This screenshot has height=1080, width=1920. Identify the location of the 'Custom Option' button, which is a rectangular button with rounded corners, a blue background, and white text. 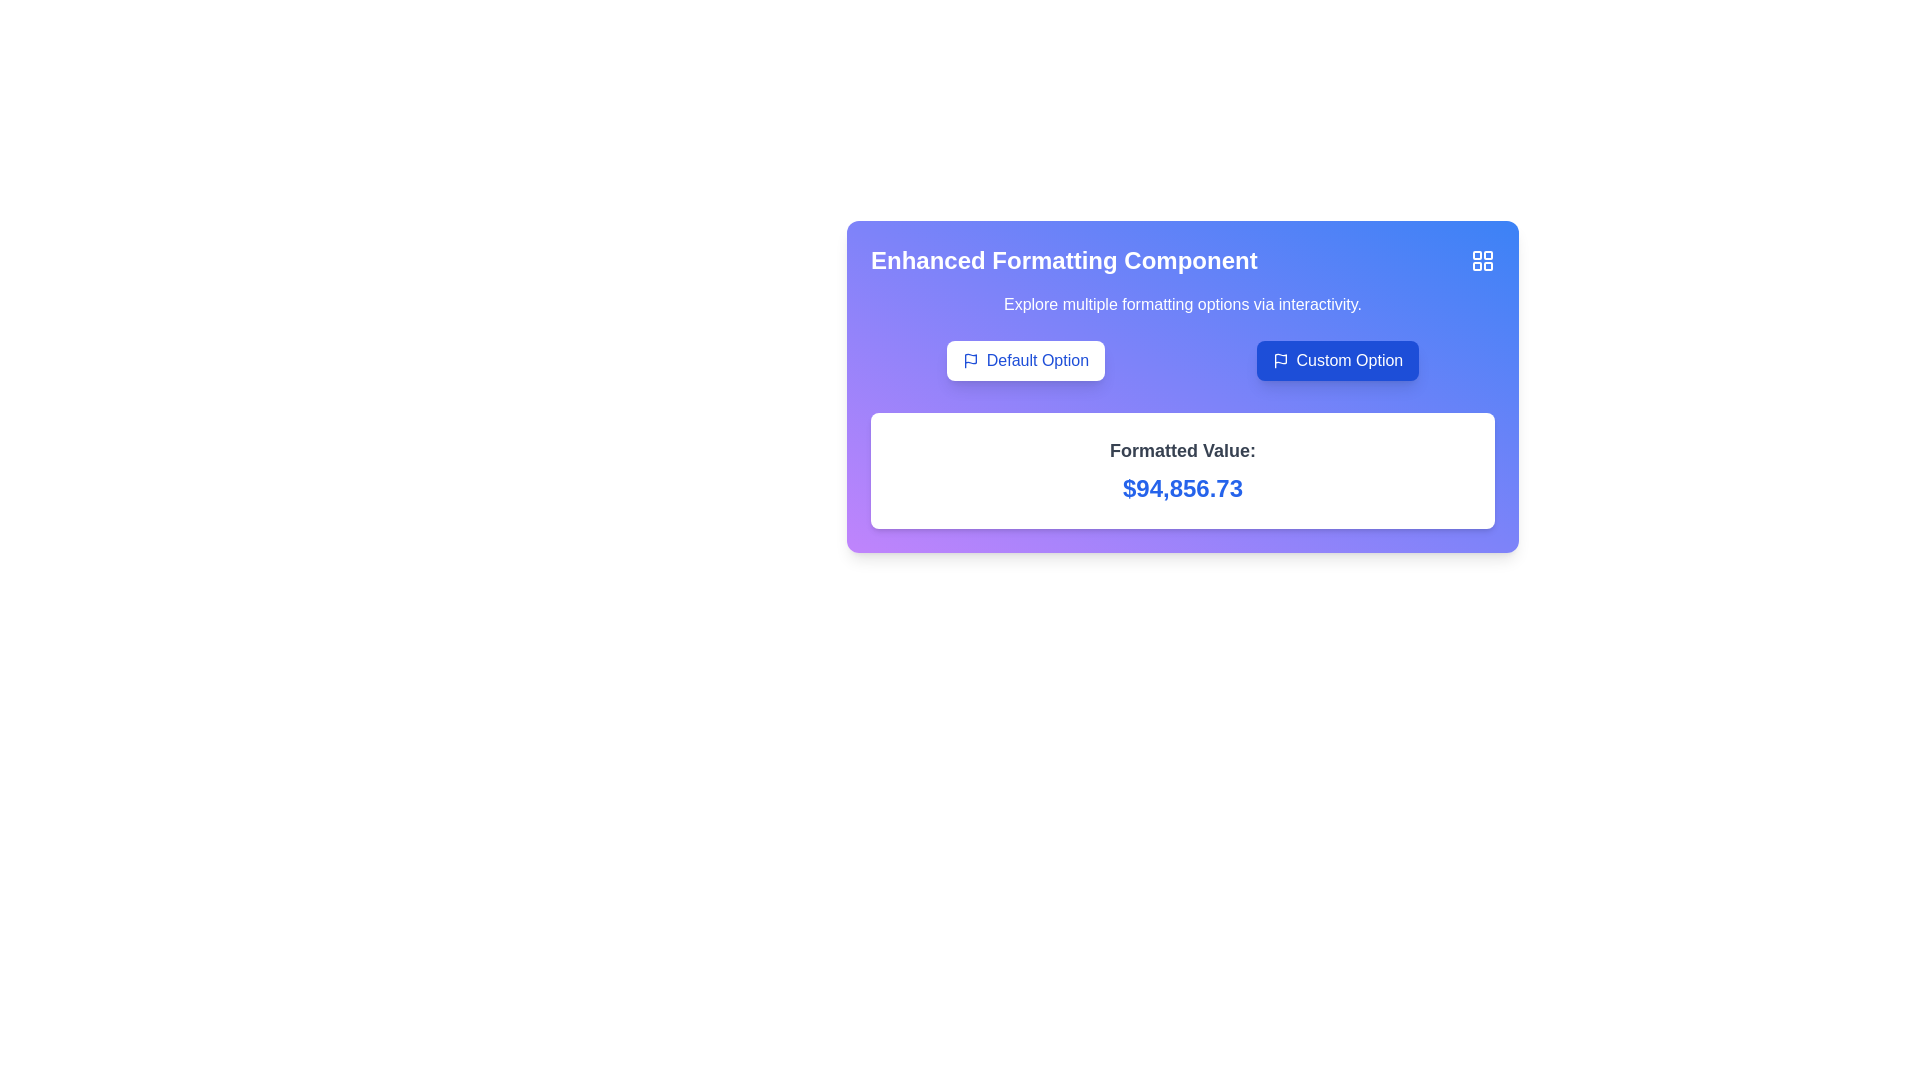
(1337, 361).